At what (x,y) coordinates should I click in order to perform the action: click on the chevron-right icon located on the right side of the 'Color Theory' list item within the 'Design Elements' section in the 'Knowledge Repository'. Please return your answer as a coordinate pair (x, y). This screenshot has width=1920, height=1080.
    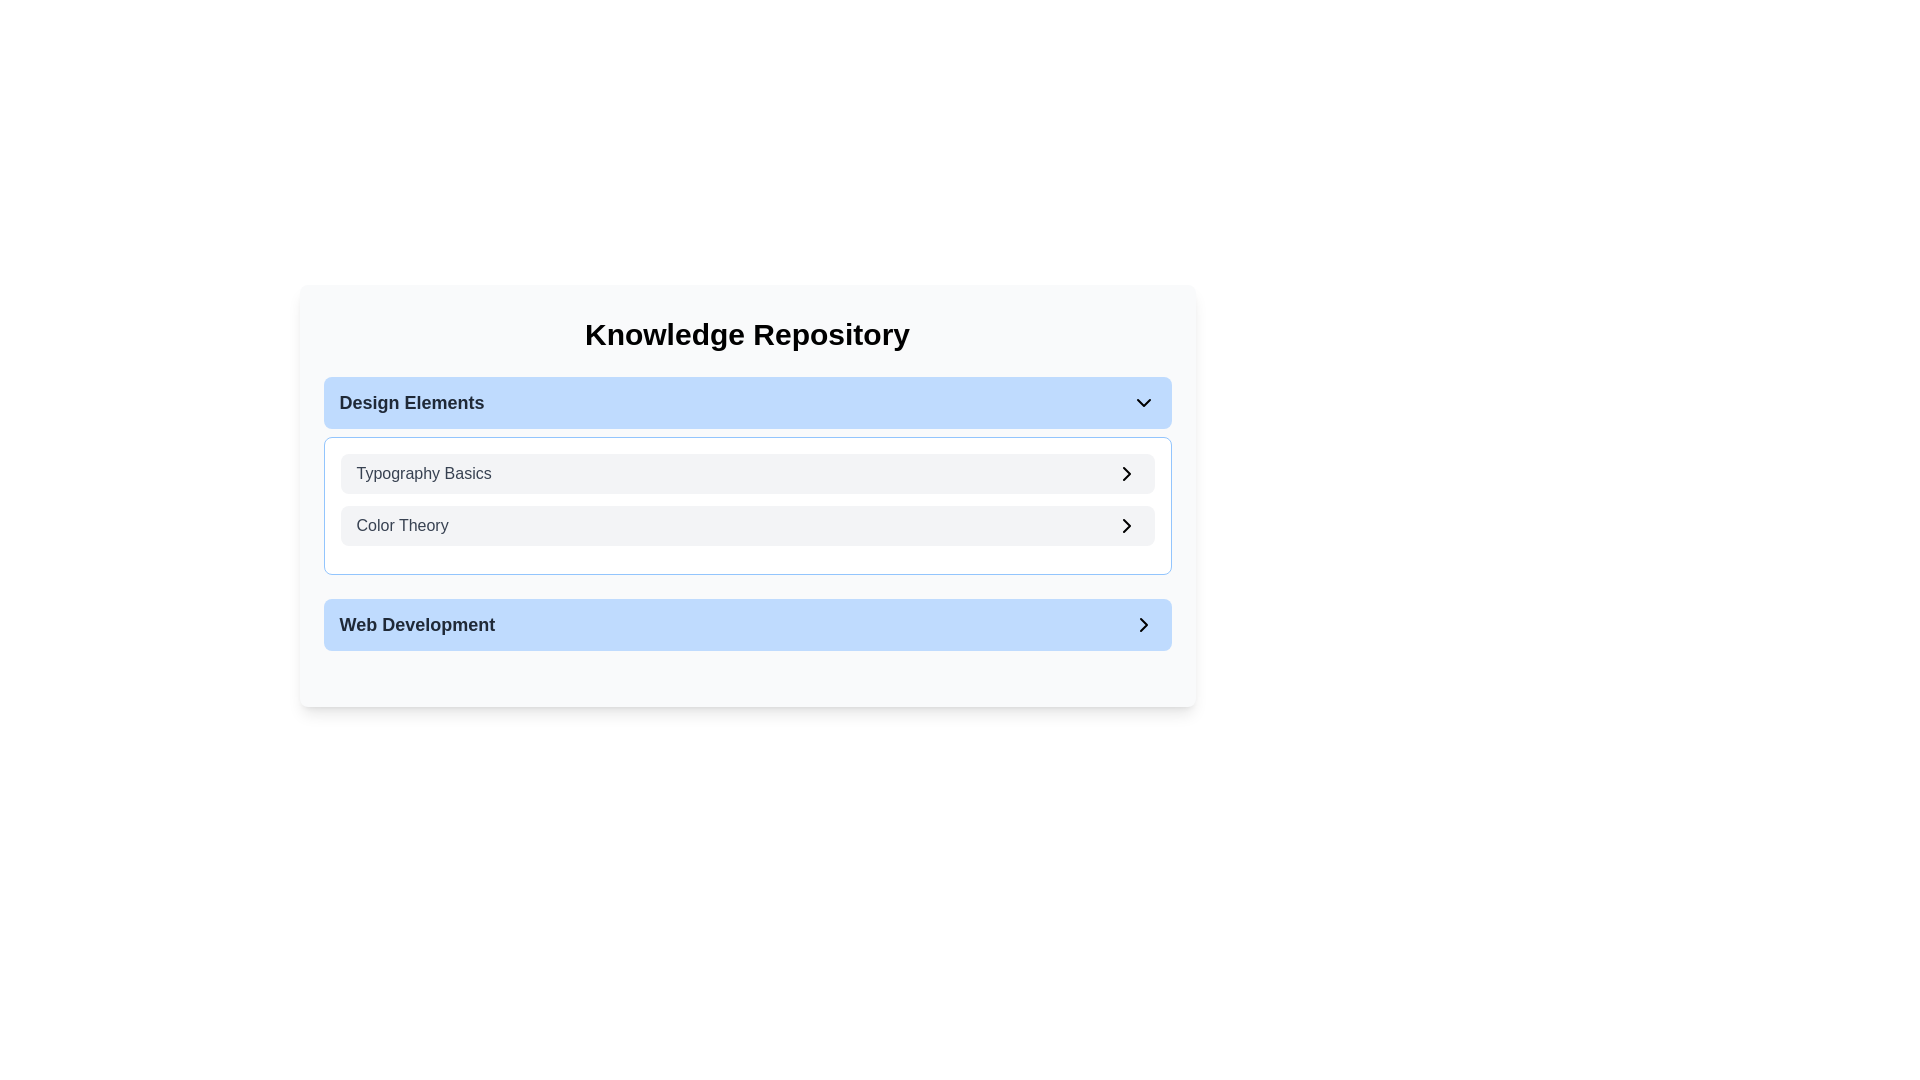
    Looking at the image, I should click on (1126, 524).